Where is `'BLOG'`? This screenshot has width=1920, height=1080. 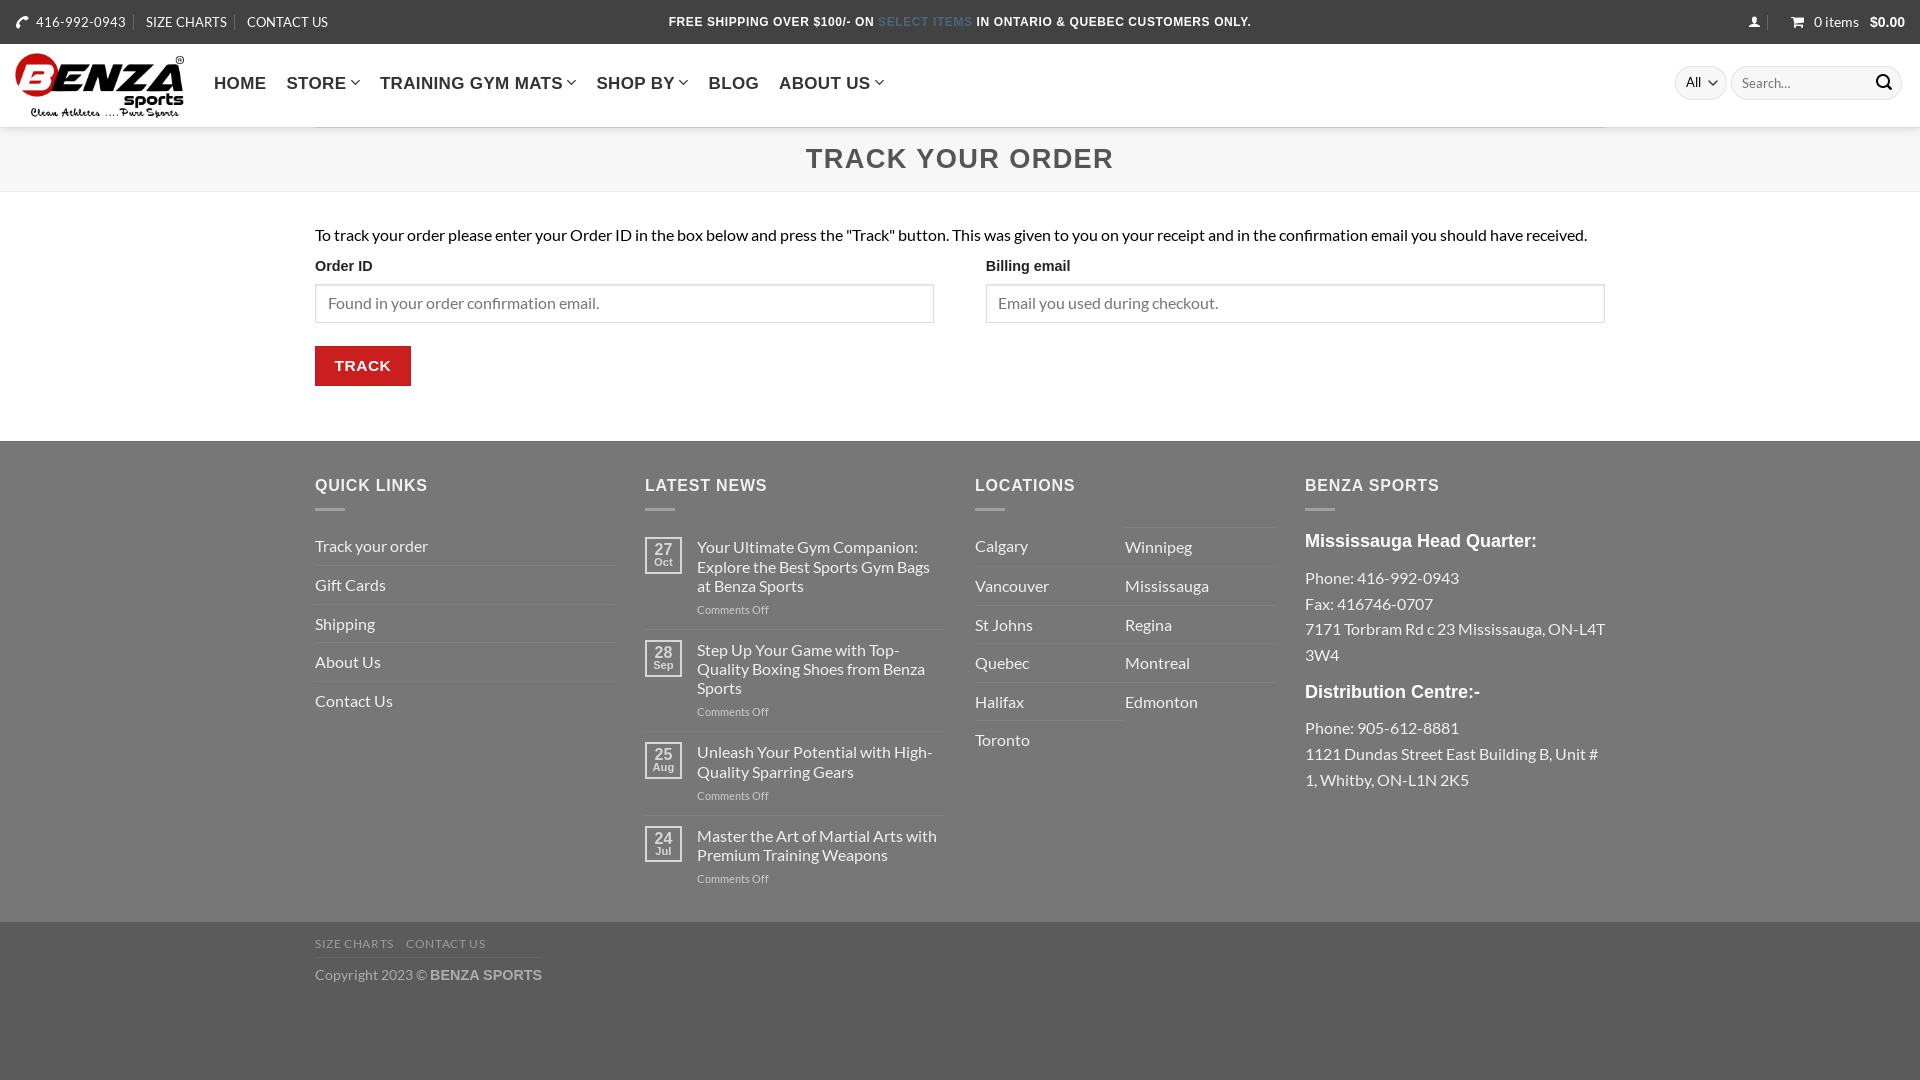
'BLOG' is located at coordinates (709, 82).